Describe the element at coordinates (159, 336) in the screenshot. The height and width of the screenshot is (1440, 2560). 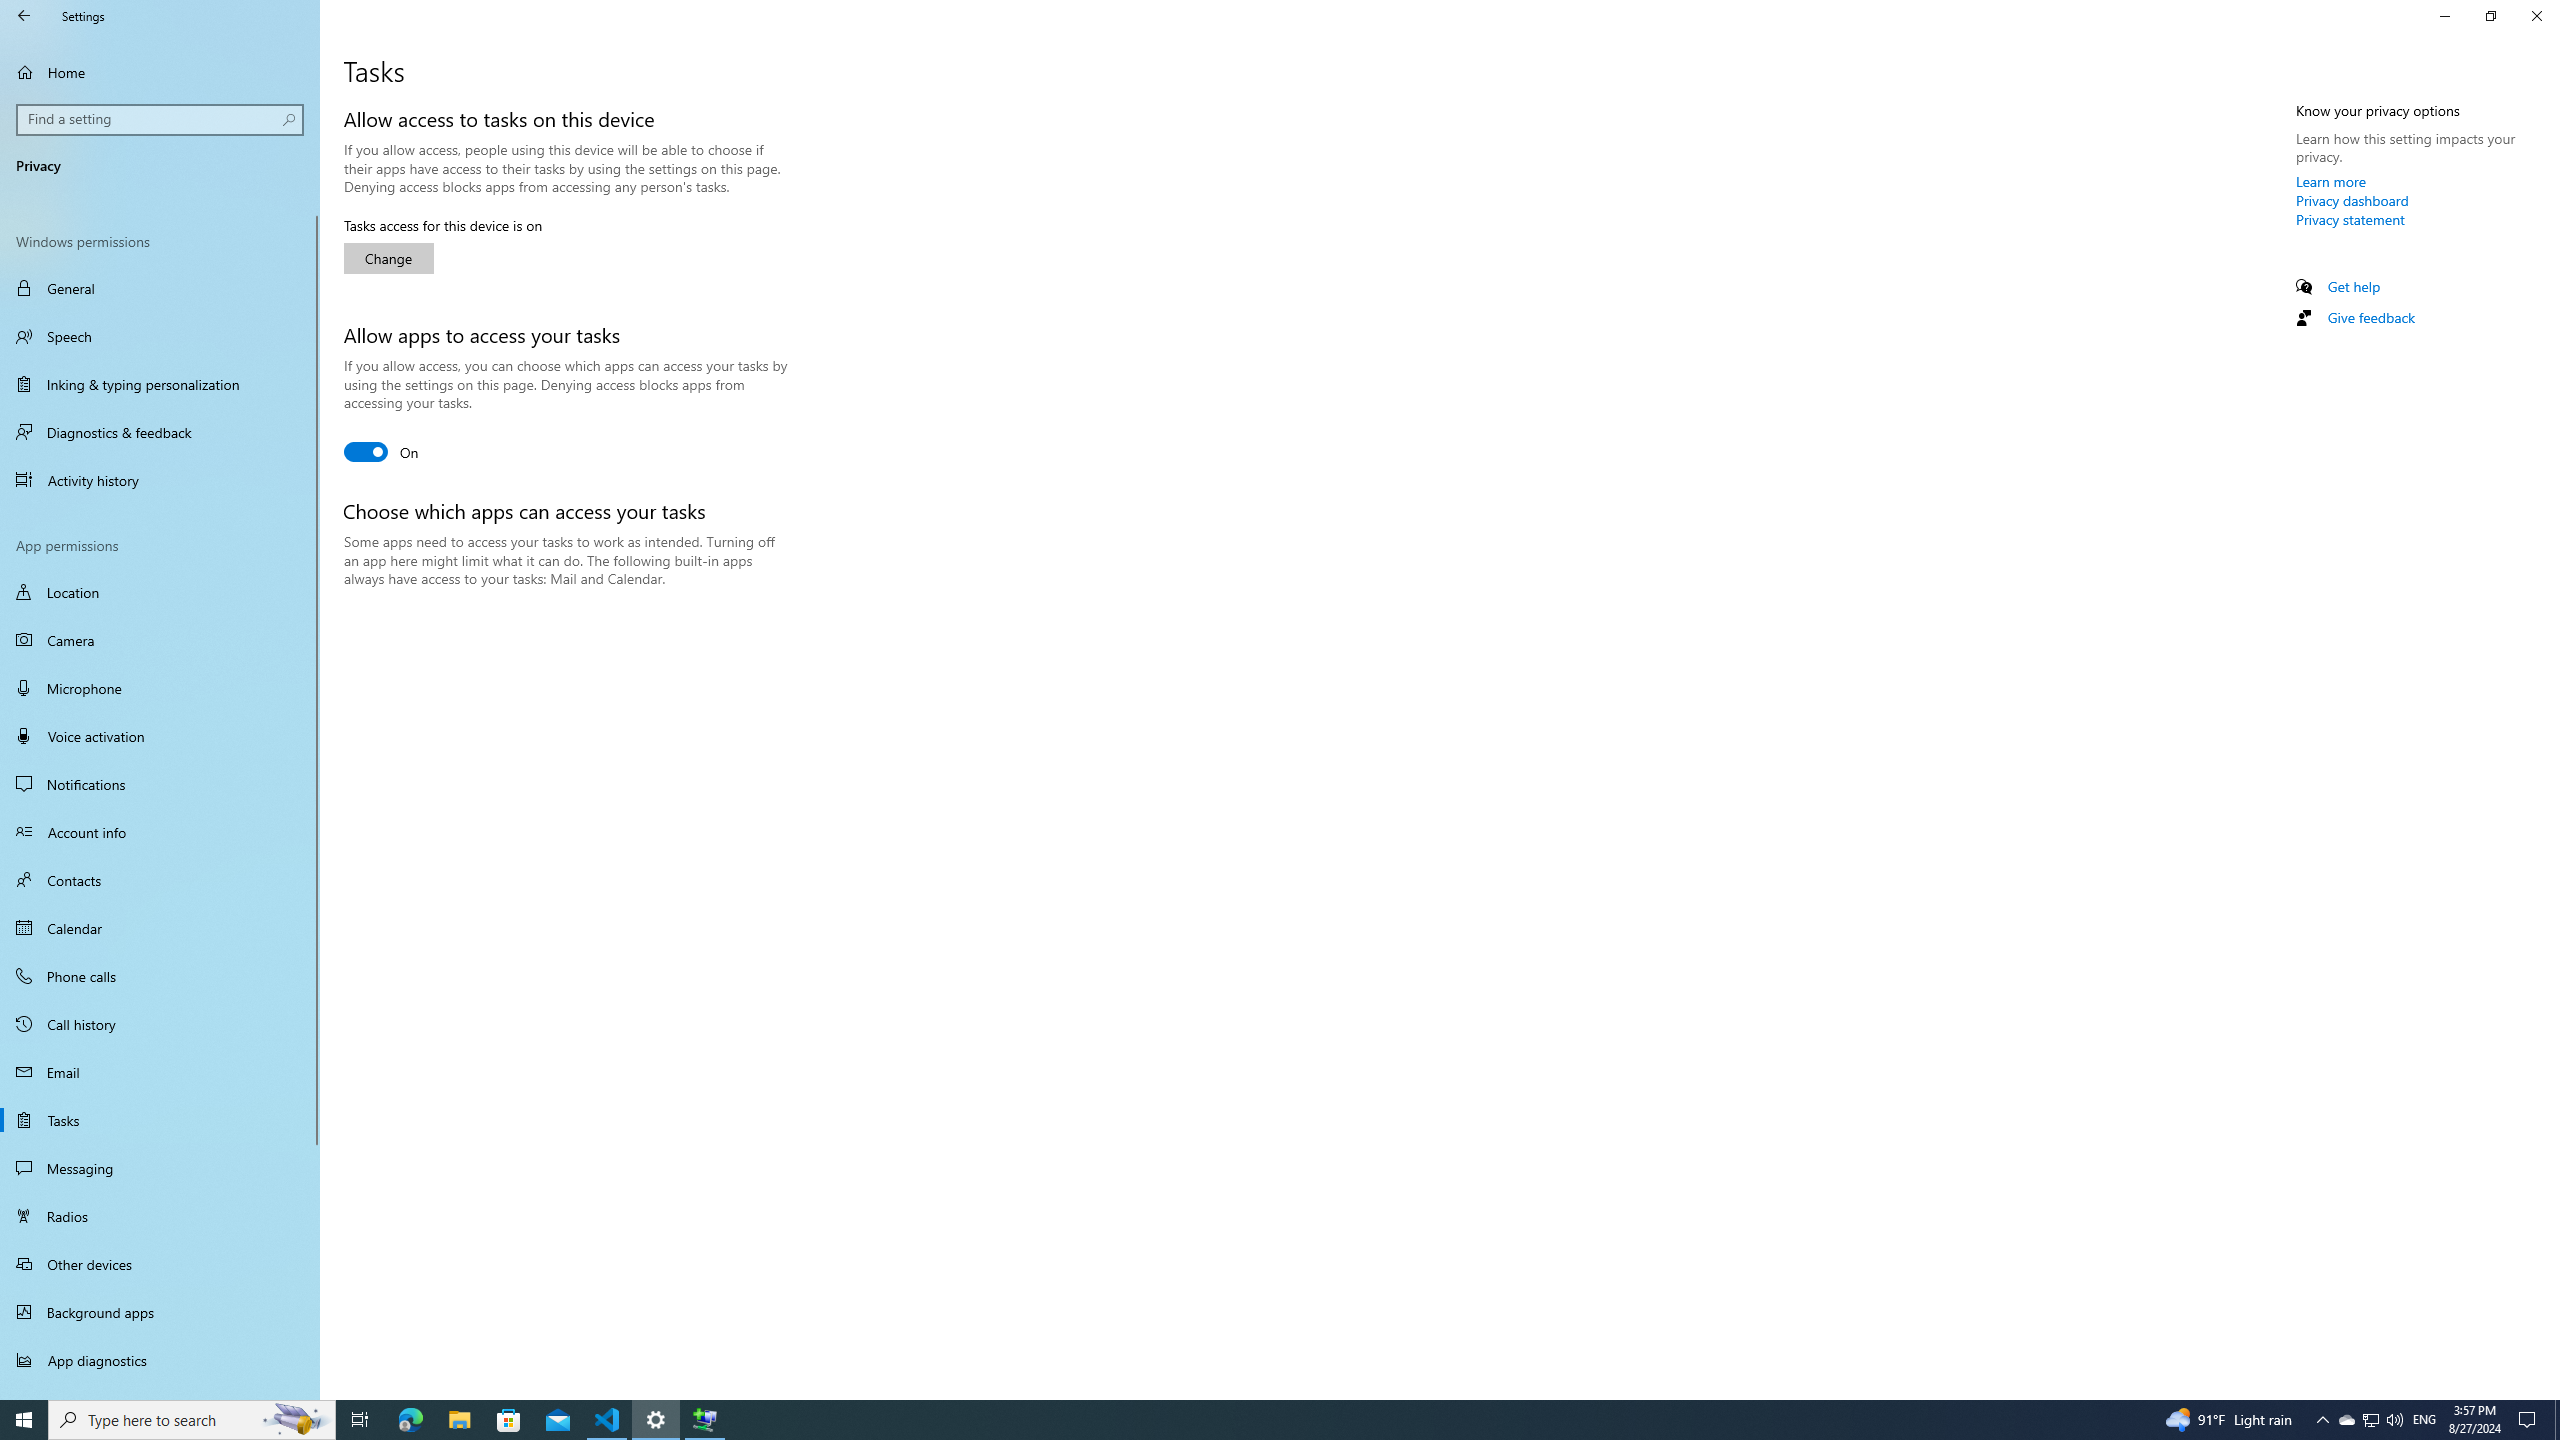
I see `'Speech'` at that location.